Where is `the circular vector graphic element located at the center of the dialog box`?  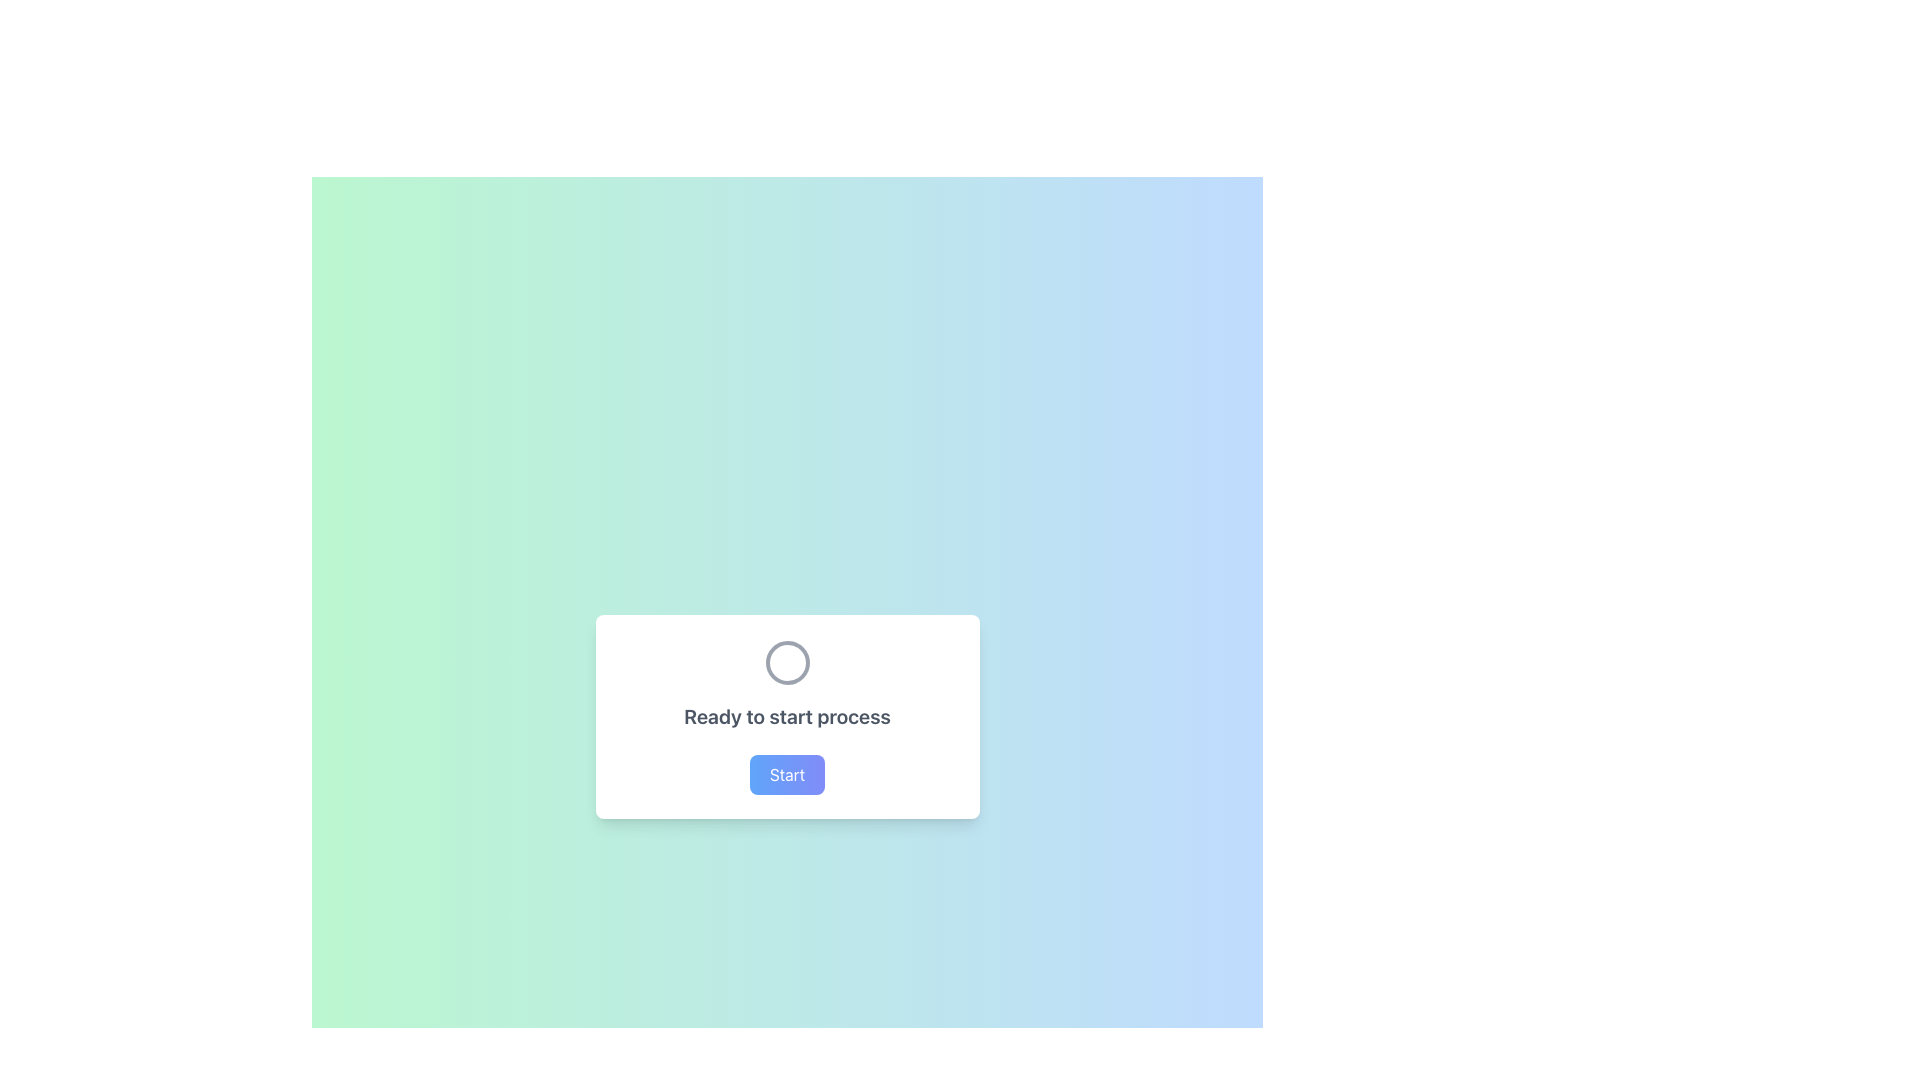
the circular vector graphic element located at the center of the dialog box is located at coordinates (786, 663).